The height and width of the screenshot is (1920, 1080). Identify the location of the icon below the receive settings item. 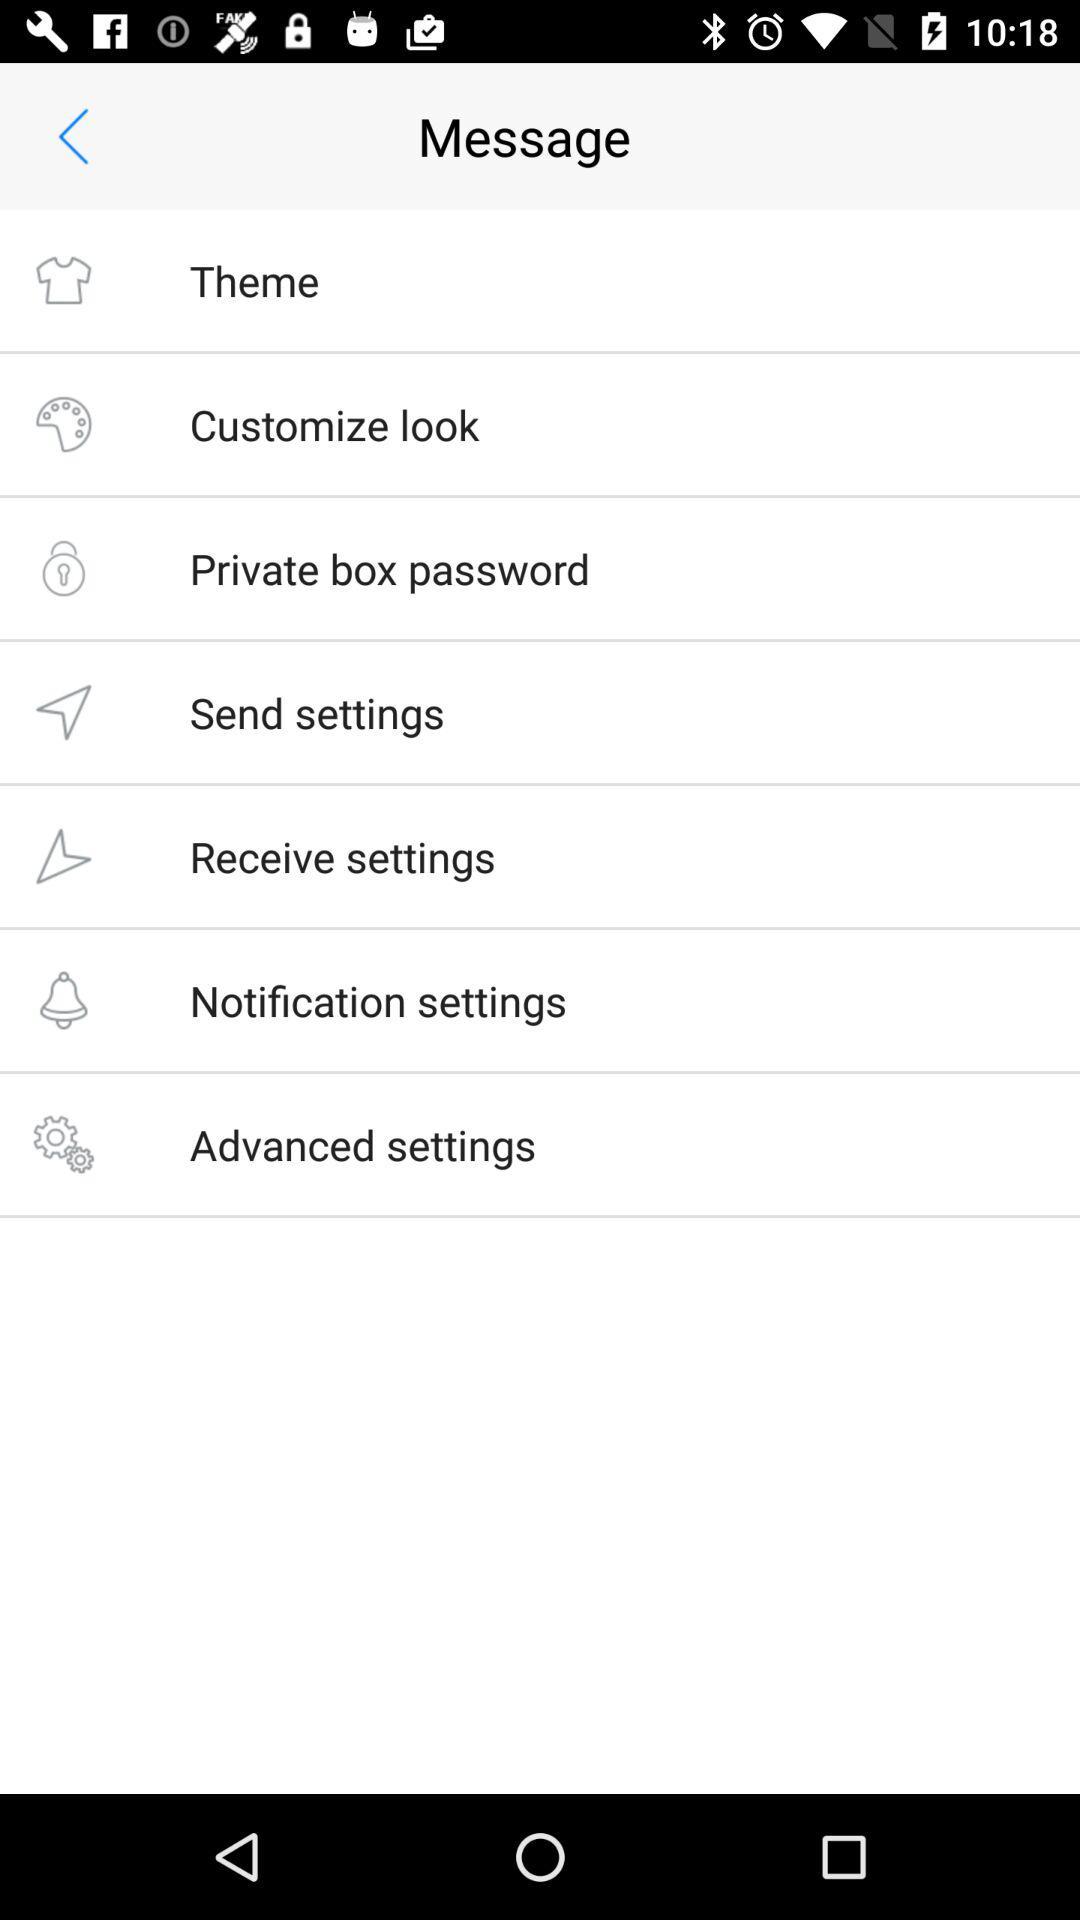
(378, 1000).